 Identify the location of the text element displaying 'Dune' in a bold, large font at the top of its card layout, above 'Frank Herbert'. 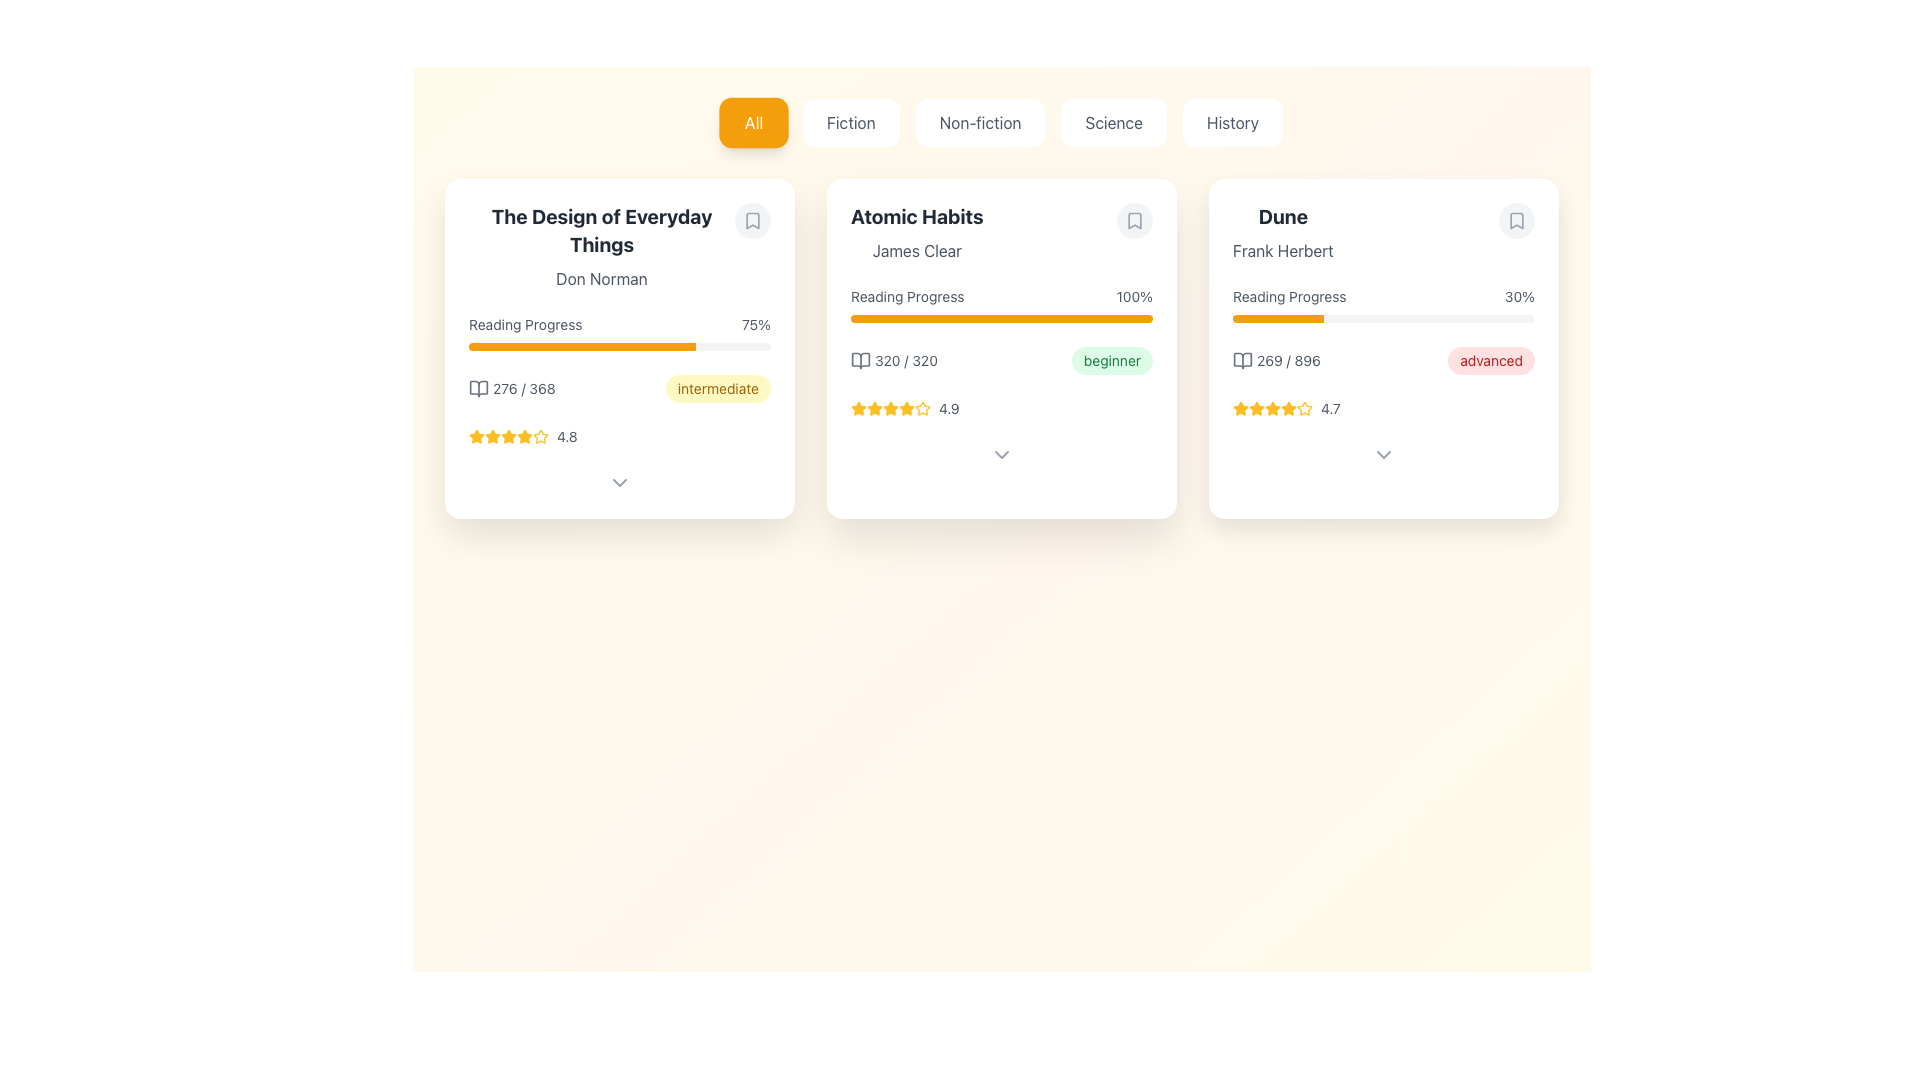
(1283, 216).